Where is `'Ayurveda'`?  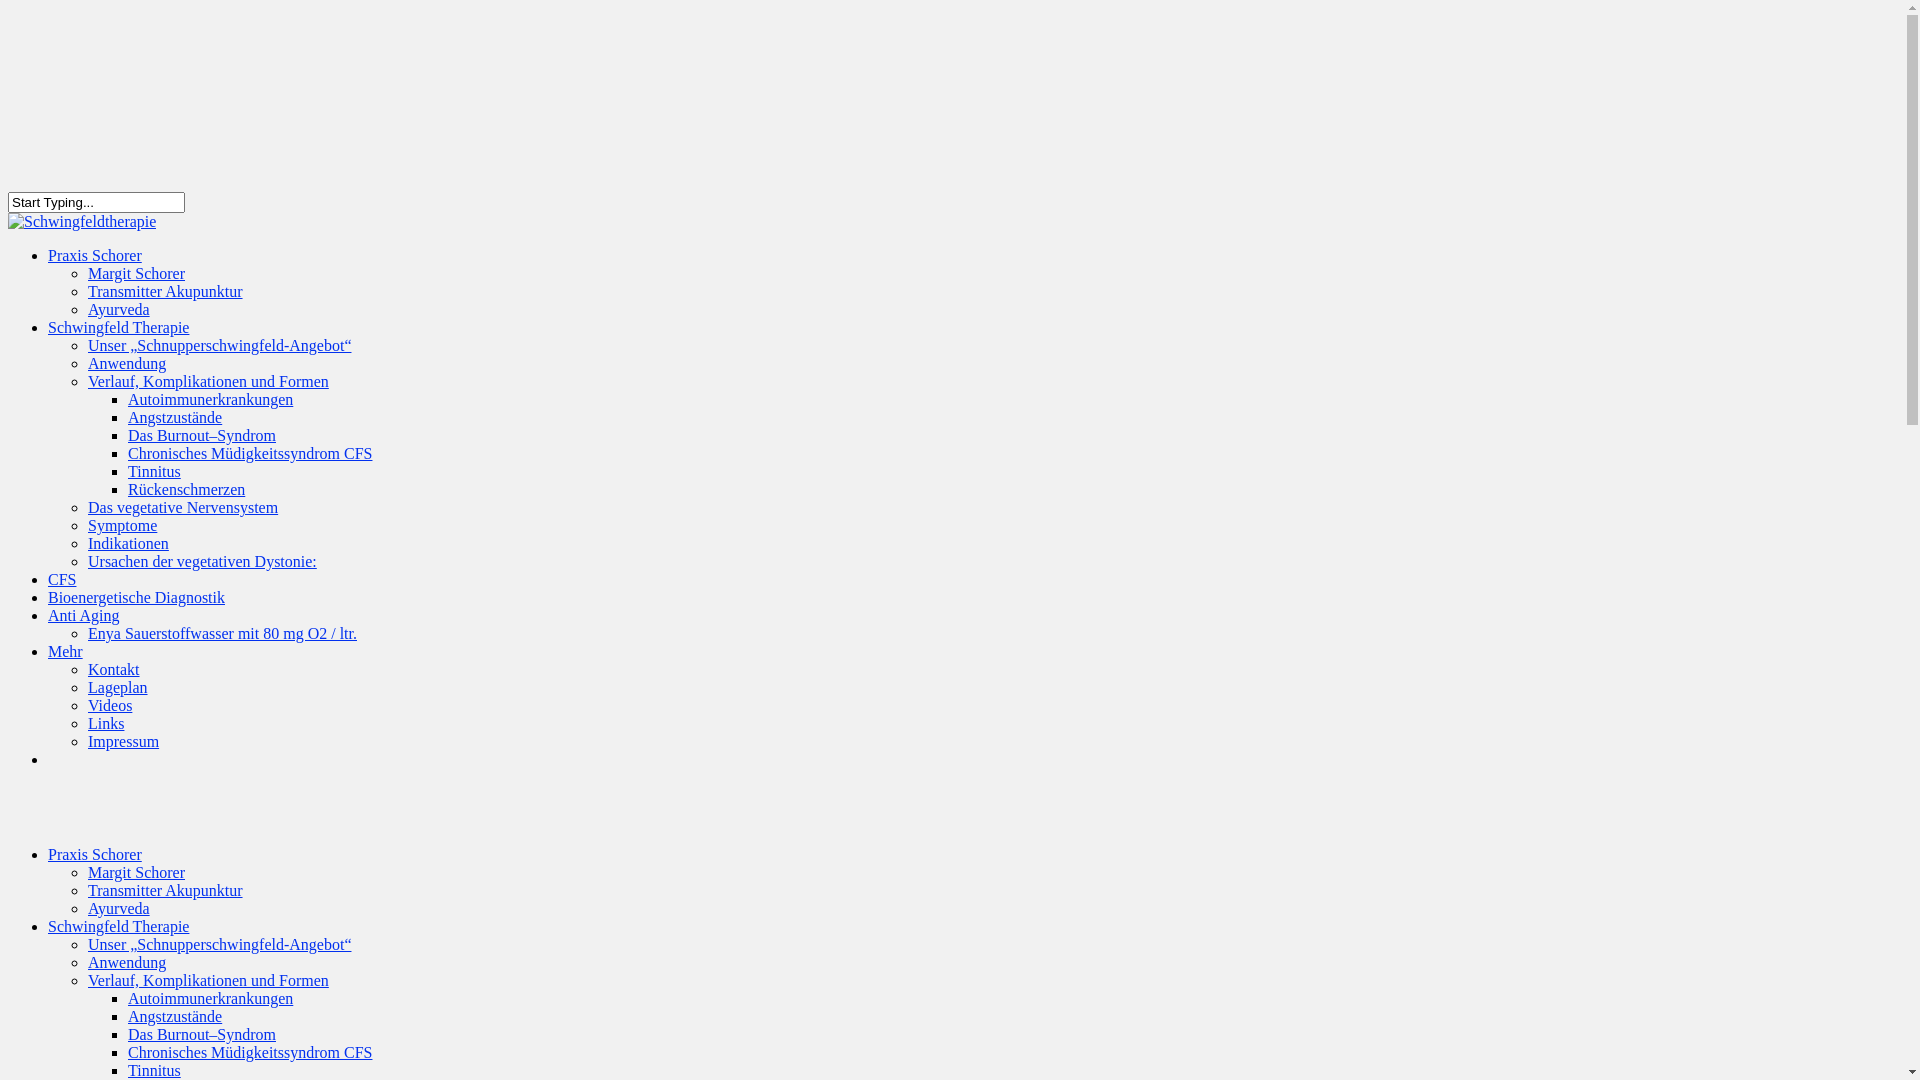 'Ayurveda' is located at coordinates (118, 309).